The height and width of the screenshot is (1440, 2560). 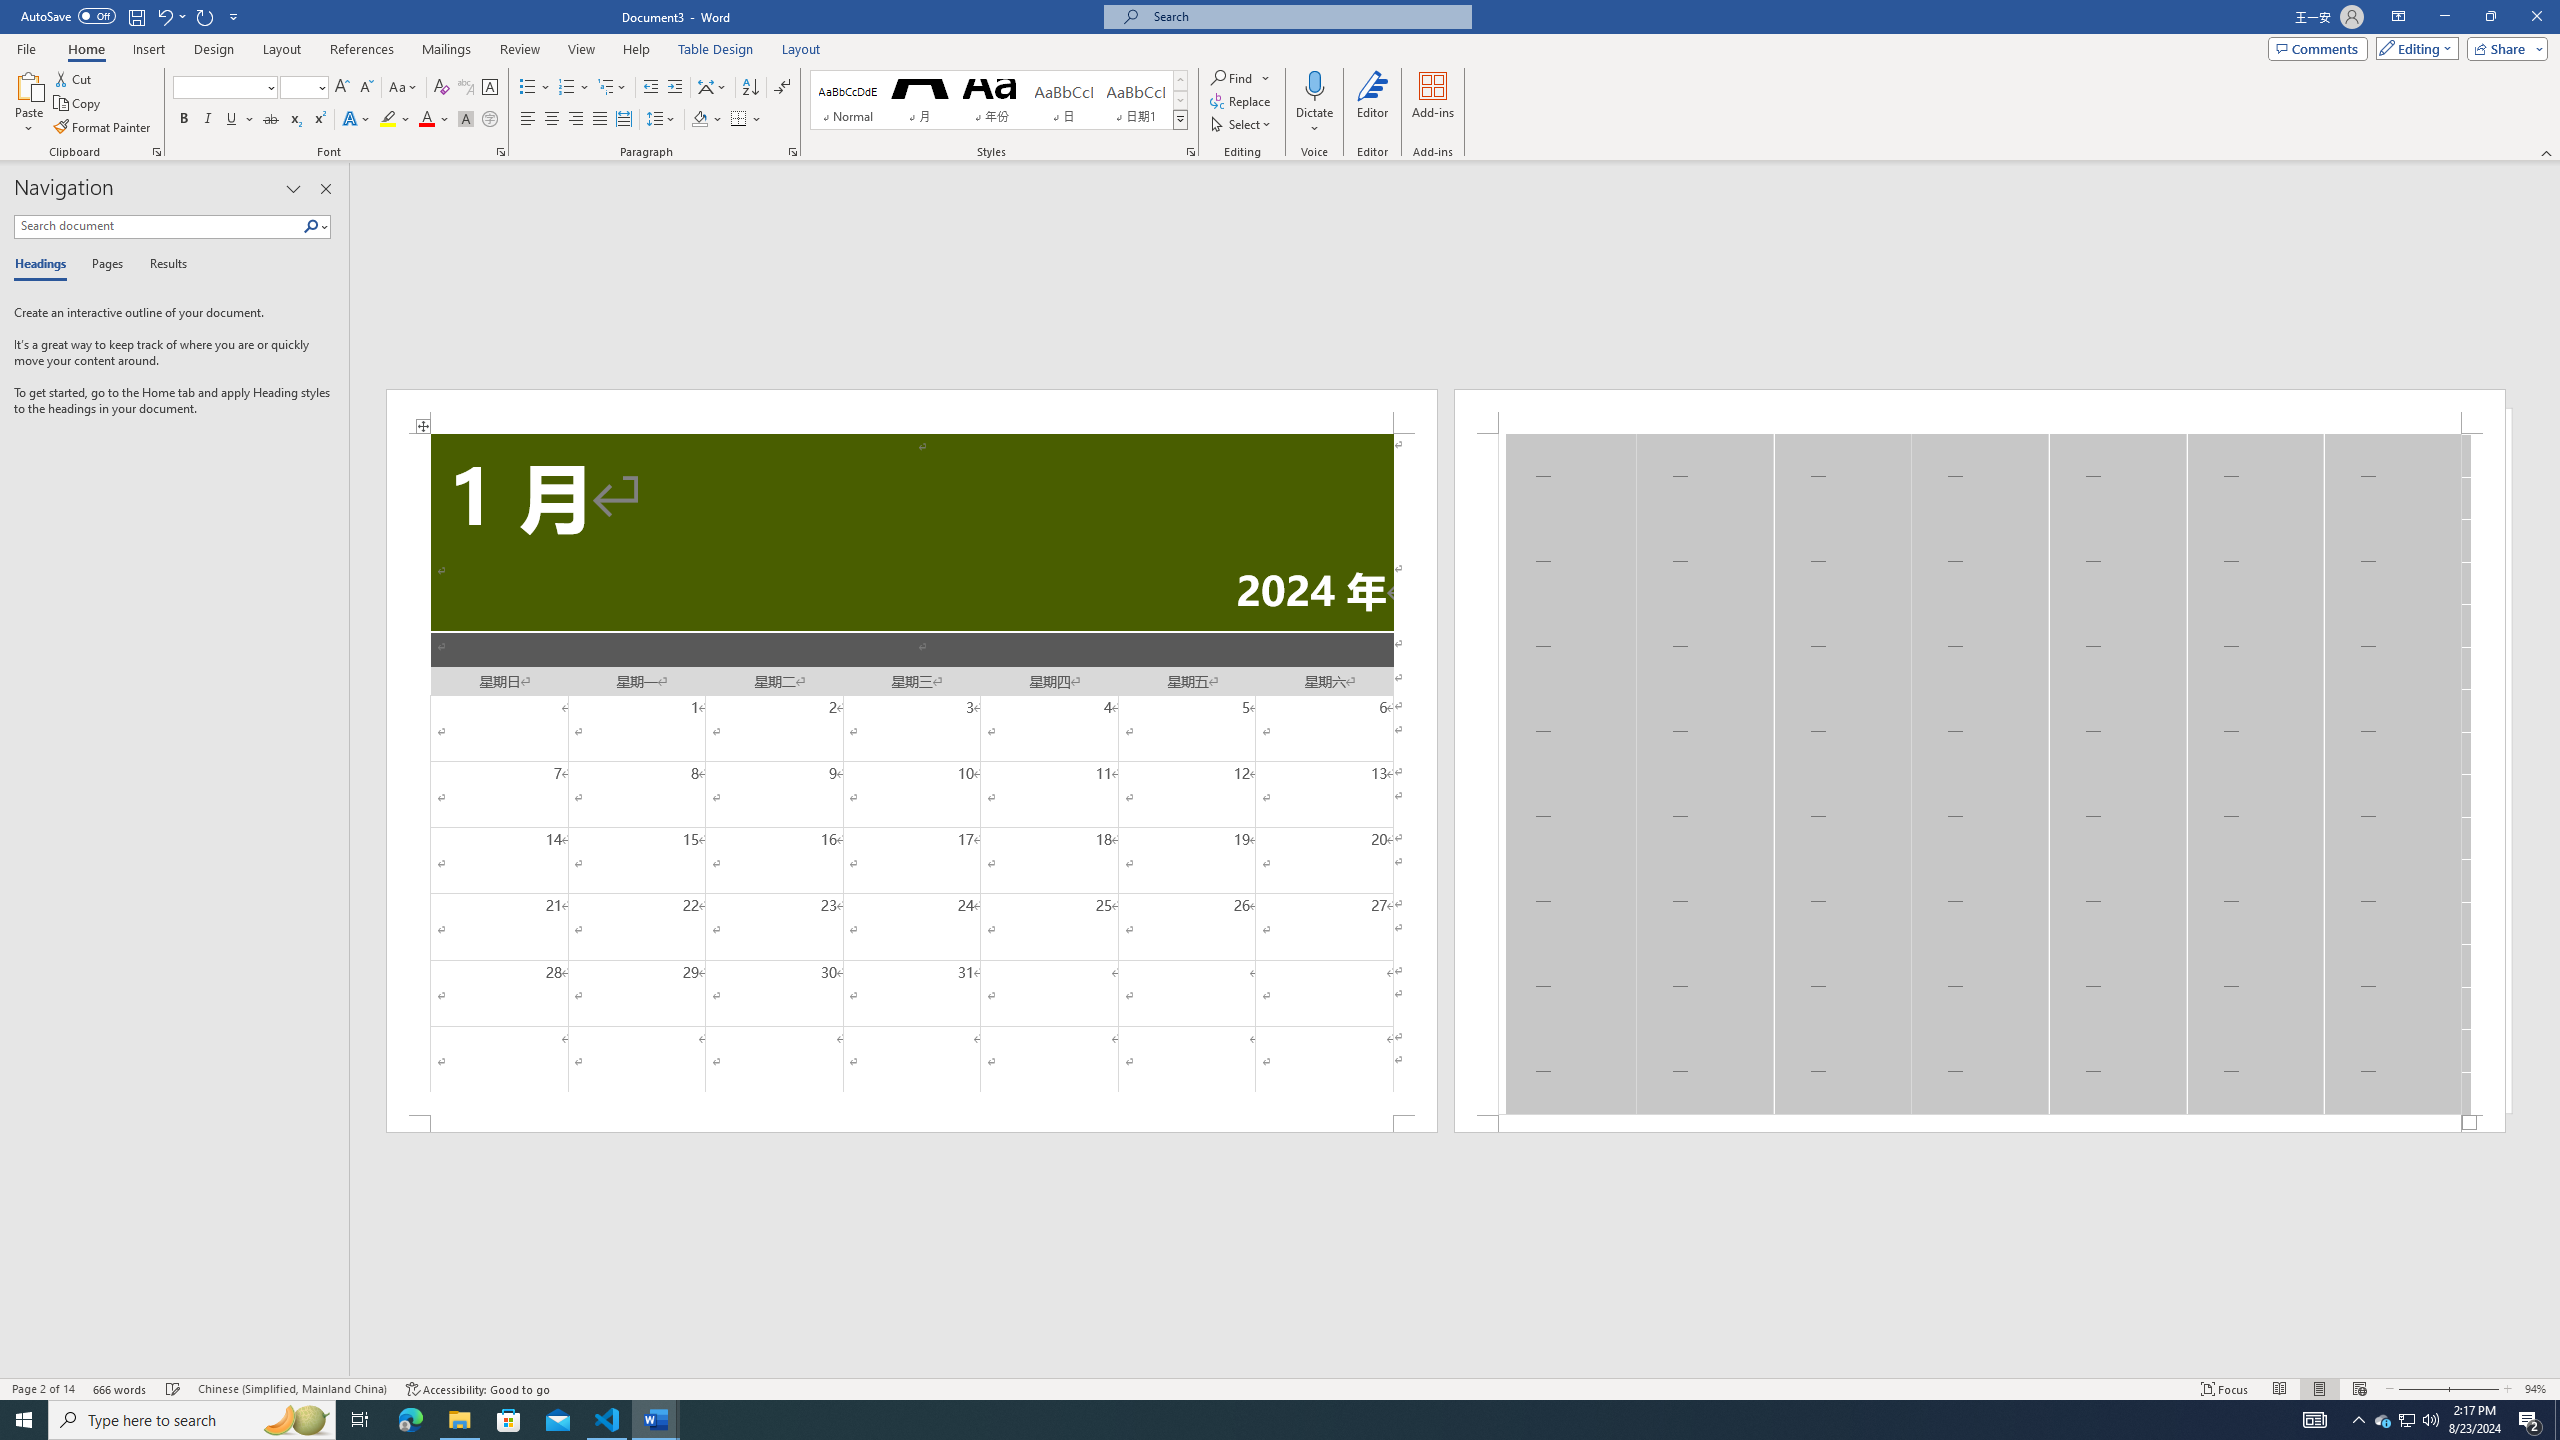 I want to click on 'Mode', so click(x=2413, y=47).